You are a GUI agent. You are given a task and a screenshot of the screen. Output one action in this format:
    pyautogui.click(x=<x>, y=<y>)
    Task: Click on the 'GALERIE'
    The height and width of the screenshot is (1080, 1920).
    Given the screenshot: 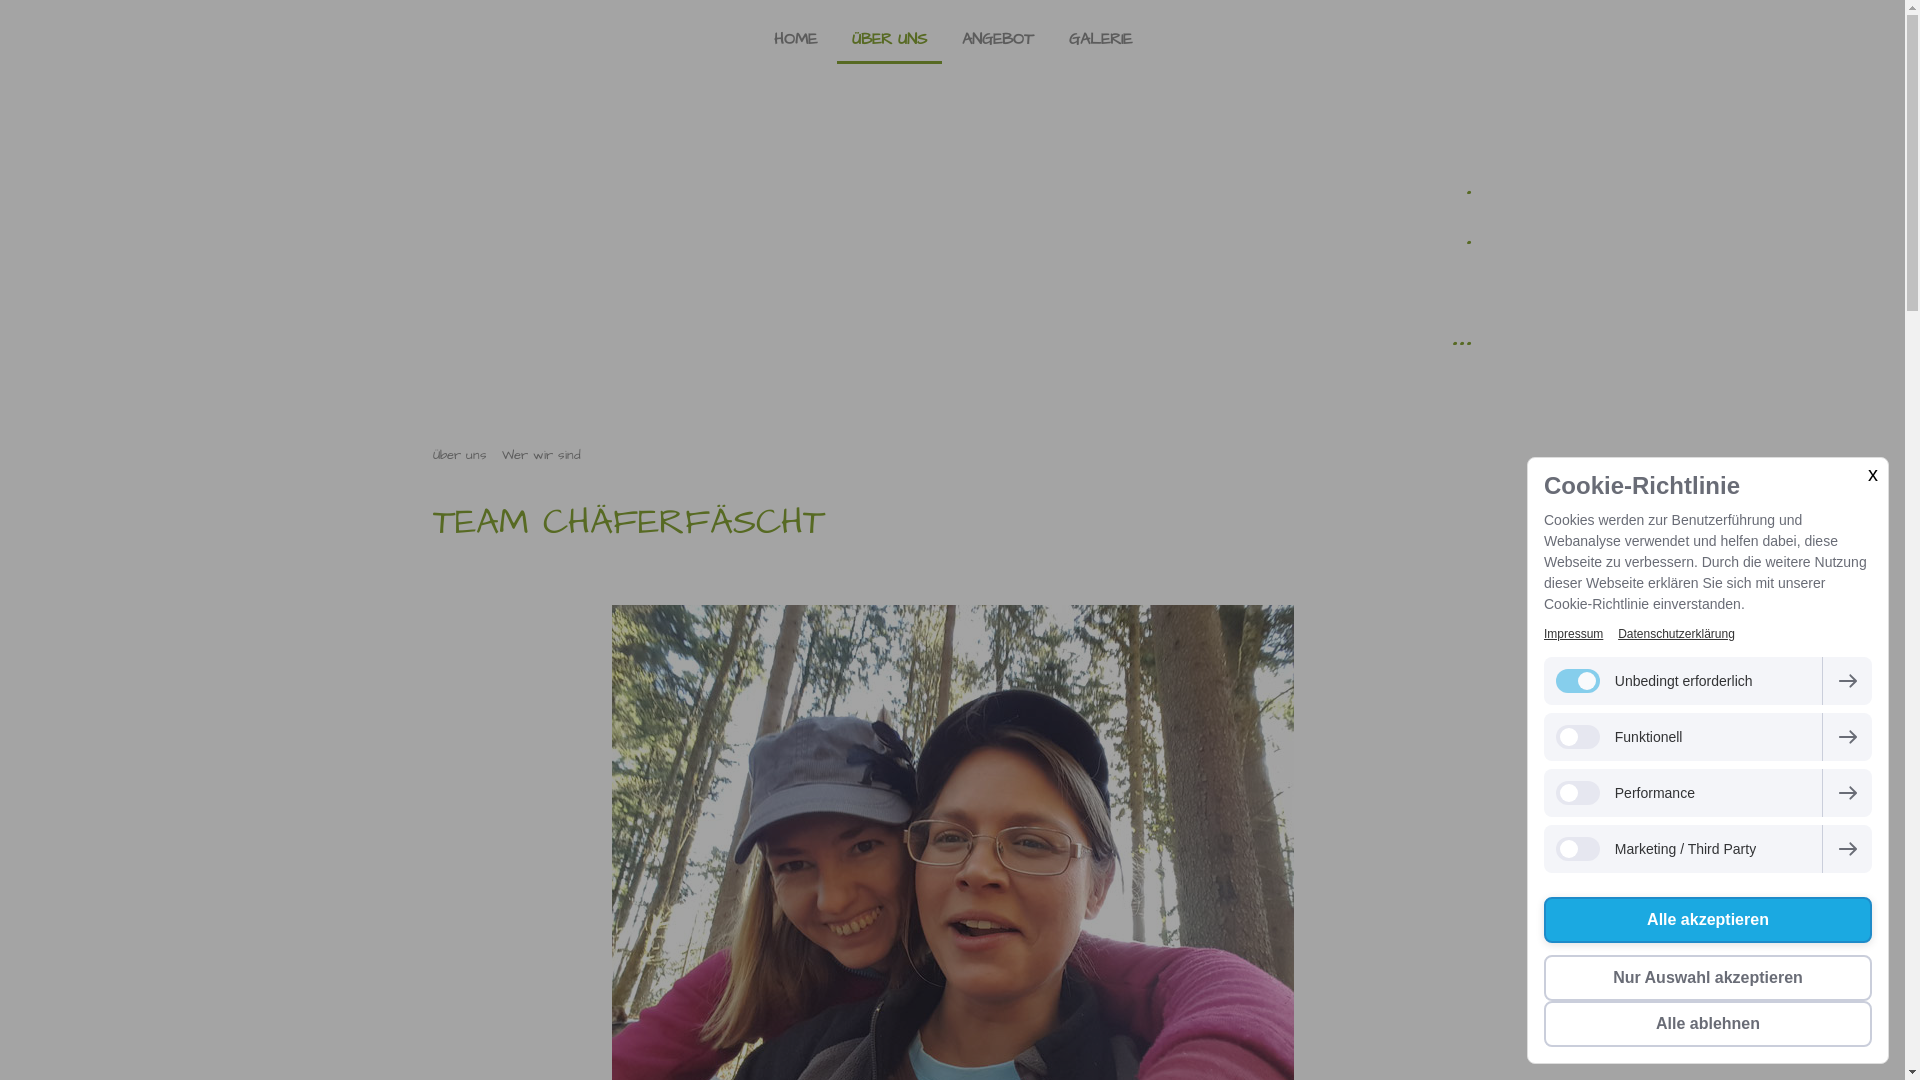 What is the action you would take?
    pyautogui.click(x=1099, y=39)
    